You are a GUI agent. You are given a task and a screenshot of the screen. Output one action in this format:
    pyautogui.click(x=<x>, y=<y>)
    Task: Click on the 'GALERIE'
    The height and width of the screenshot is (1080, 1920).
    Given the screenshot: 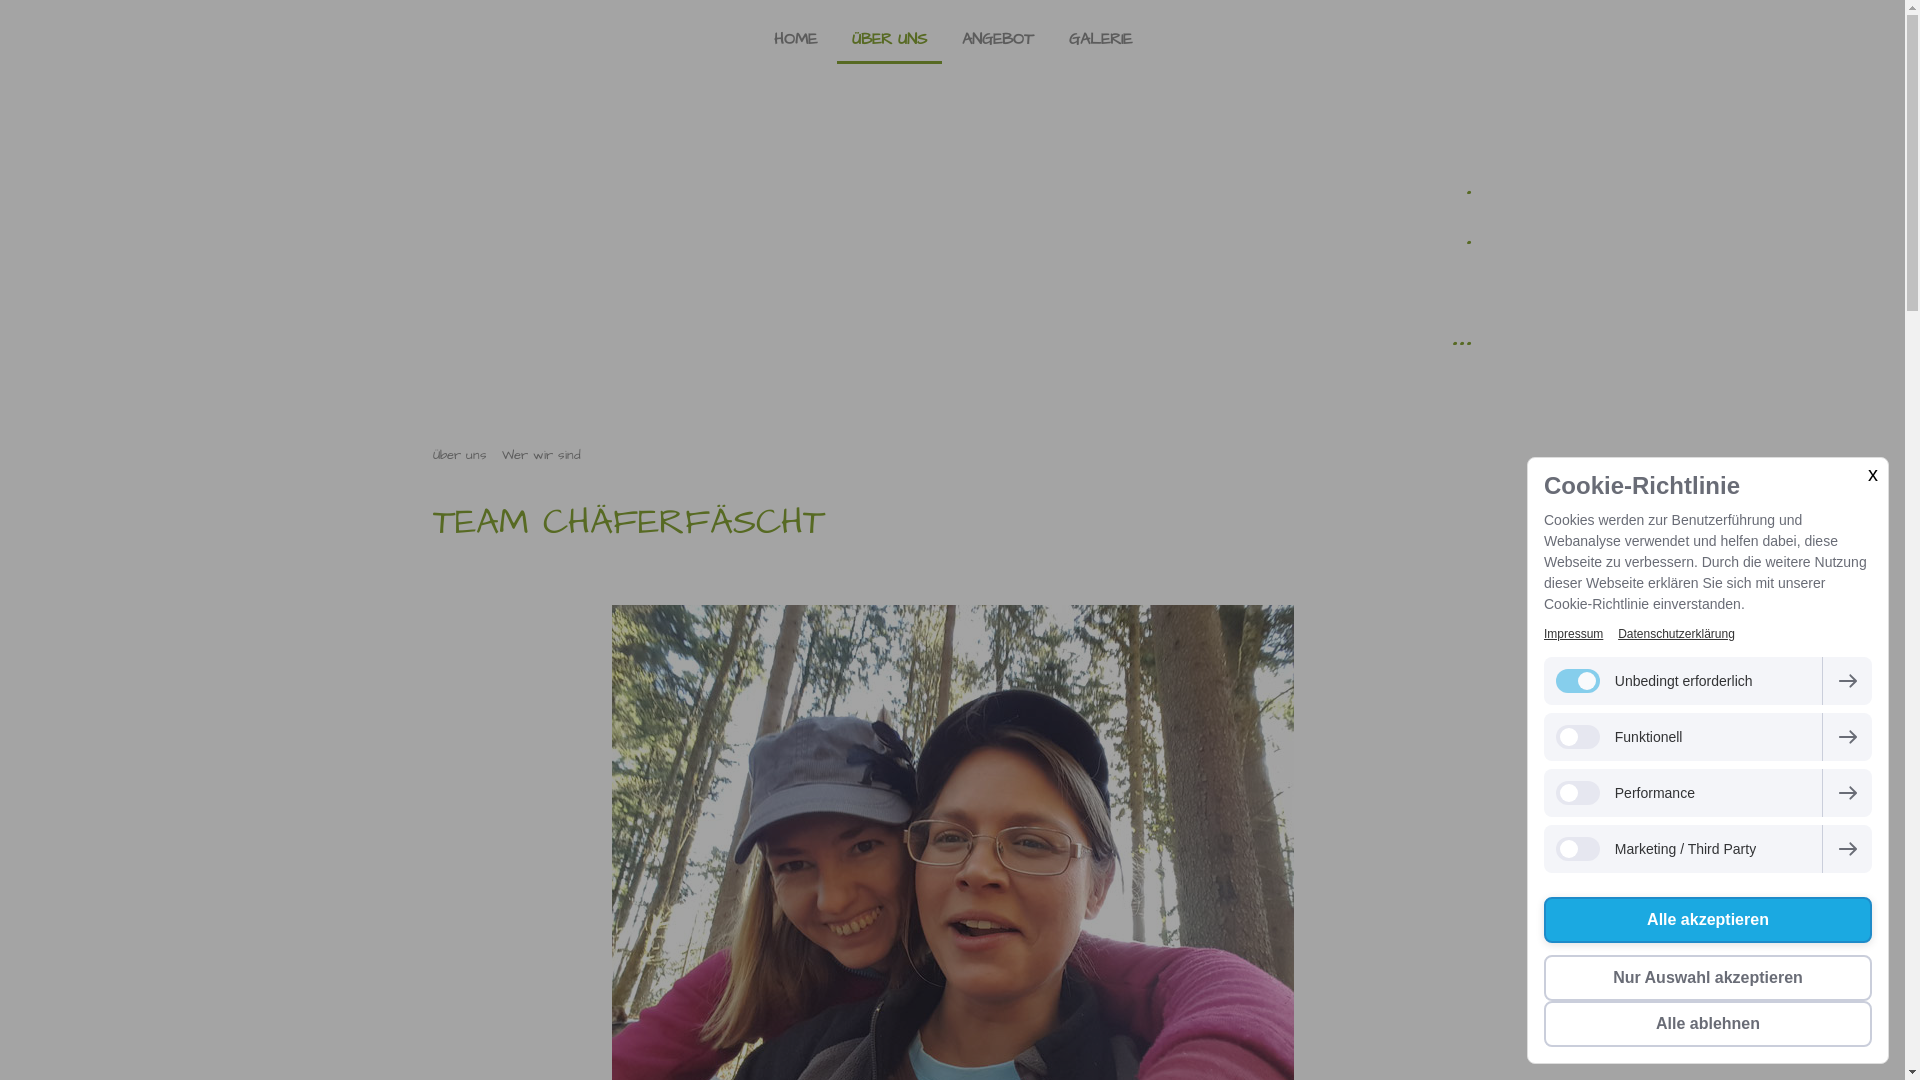 What is the action you would take?
    pyautogui.click(x=1099, y=39)
    